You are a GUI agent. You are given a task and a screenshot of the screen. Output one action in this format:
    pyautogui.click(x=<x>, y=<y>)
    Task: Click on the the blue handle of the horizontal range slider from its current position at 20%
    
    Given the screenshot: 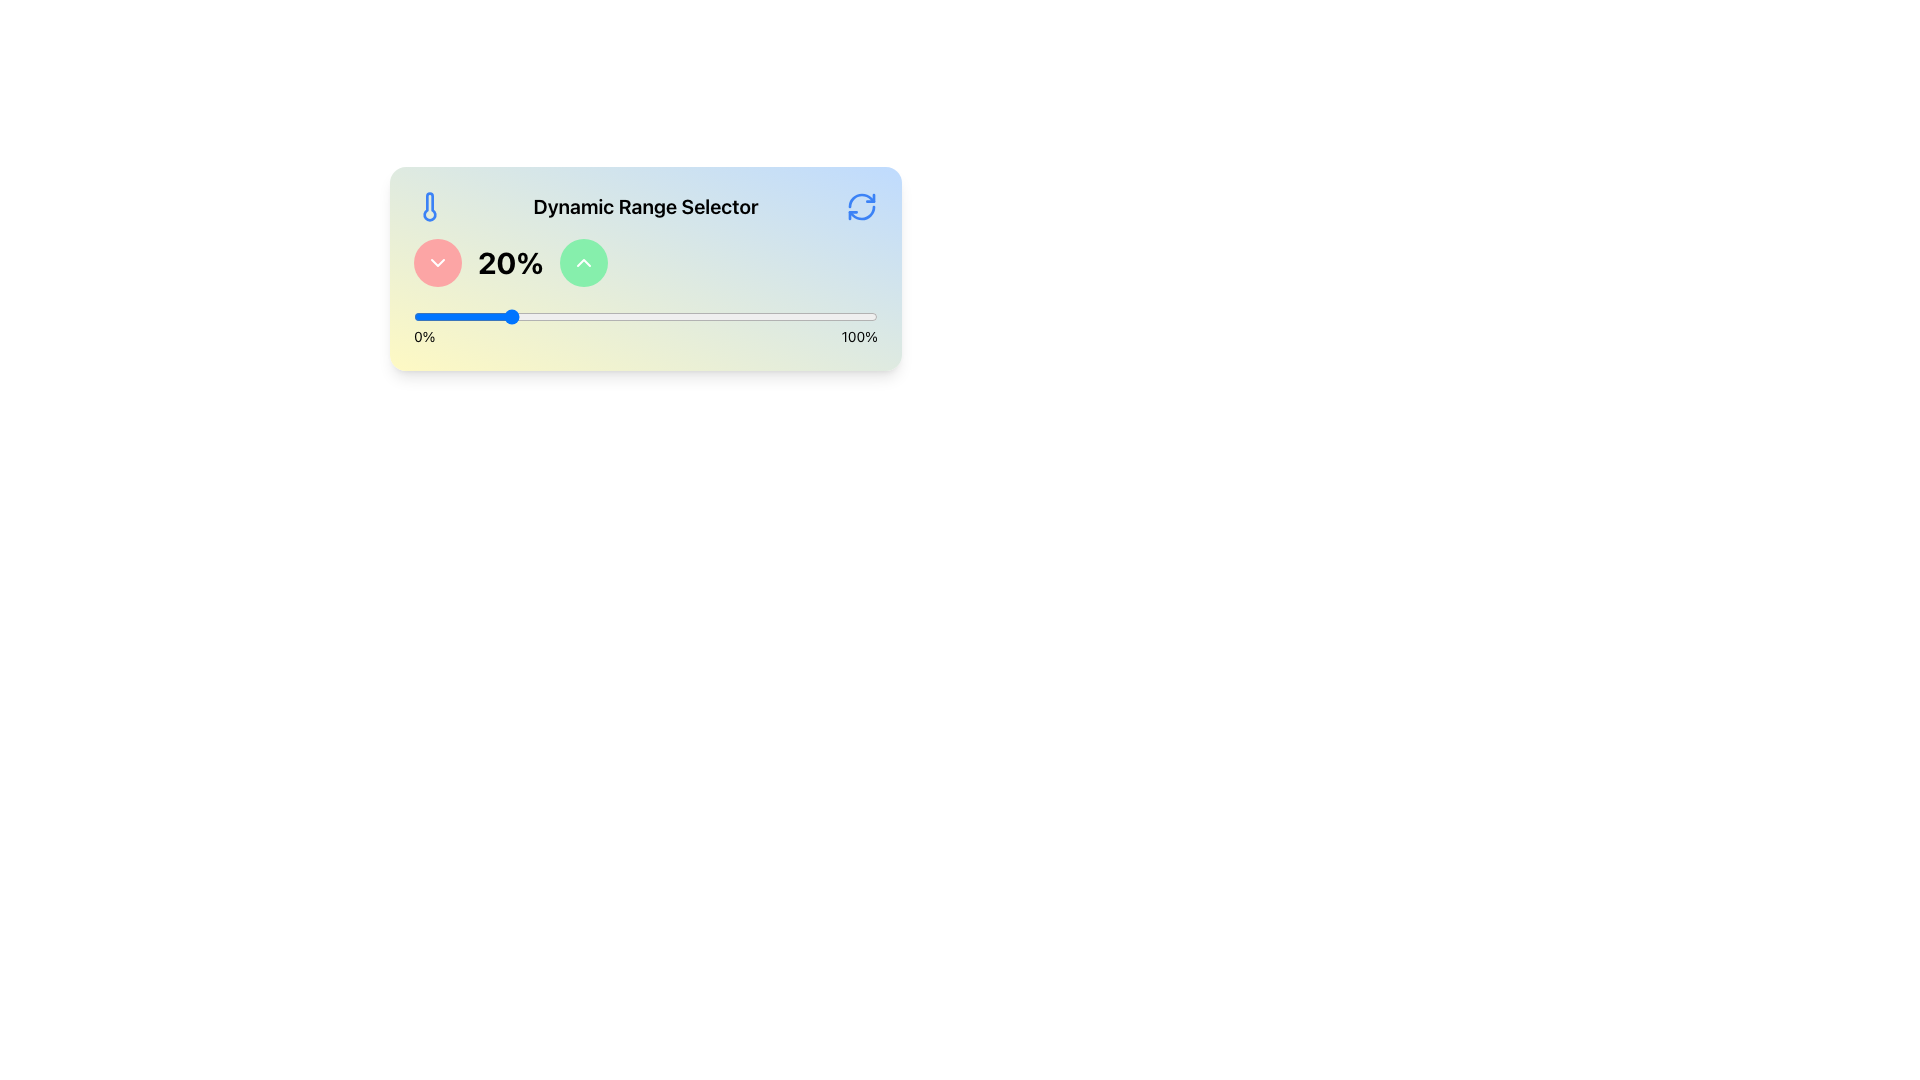 What is the action you would take?
    pyautogui.click(x=646, y=315)
    